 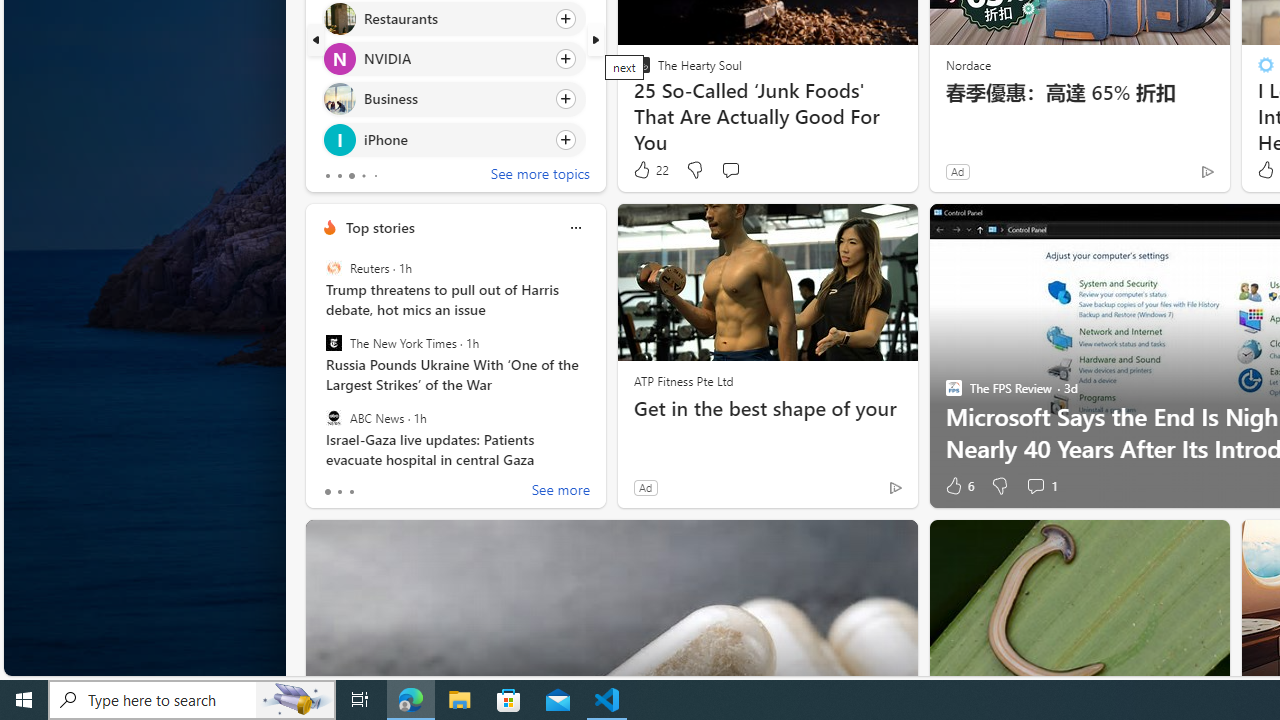 What do you see at coordinates (452, 138) in the screenshot?
I see `'Click to follow topic iPhone'` at bounding box center [452, 138].